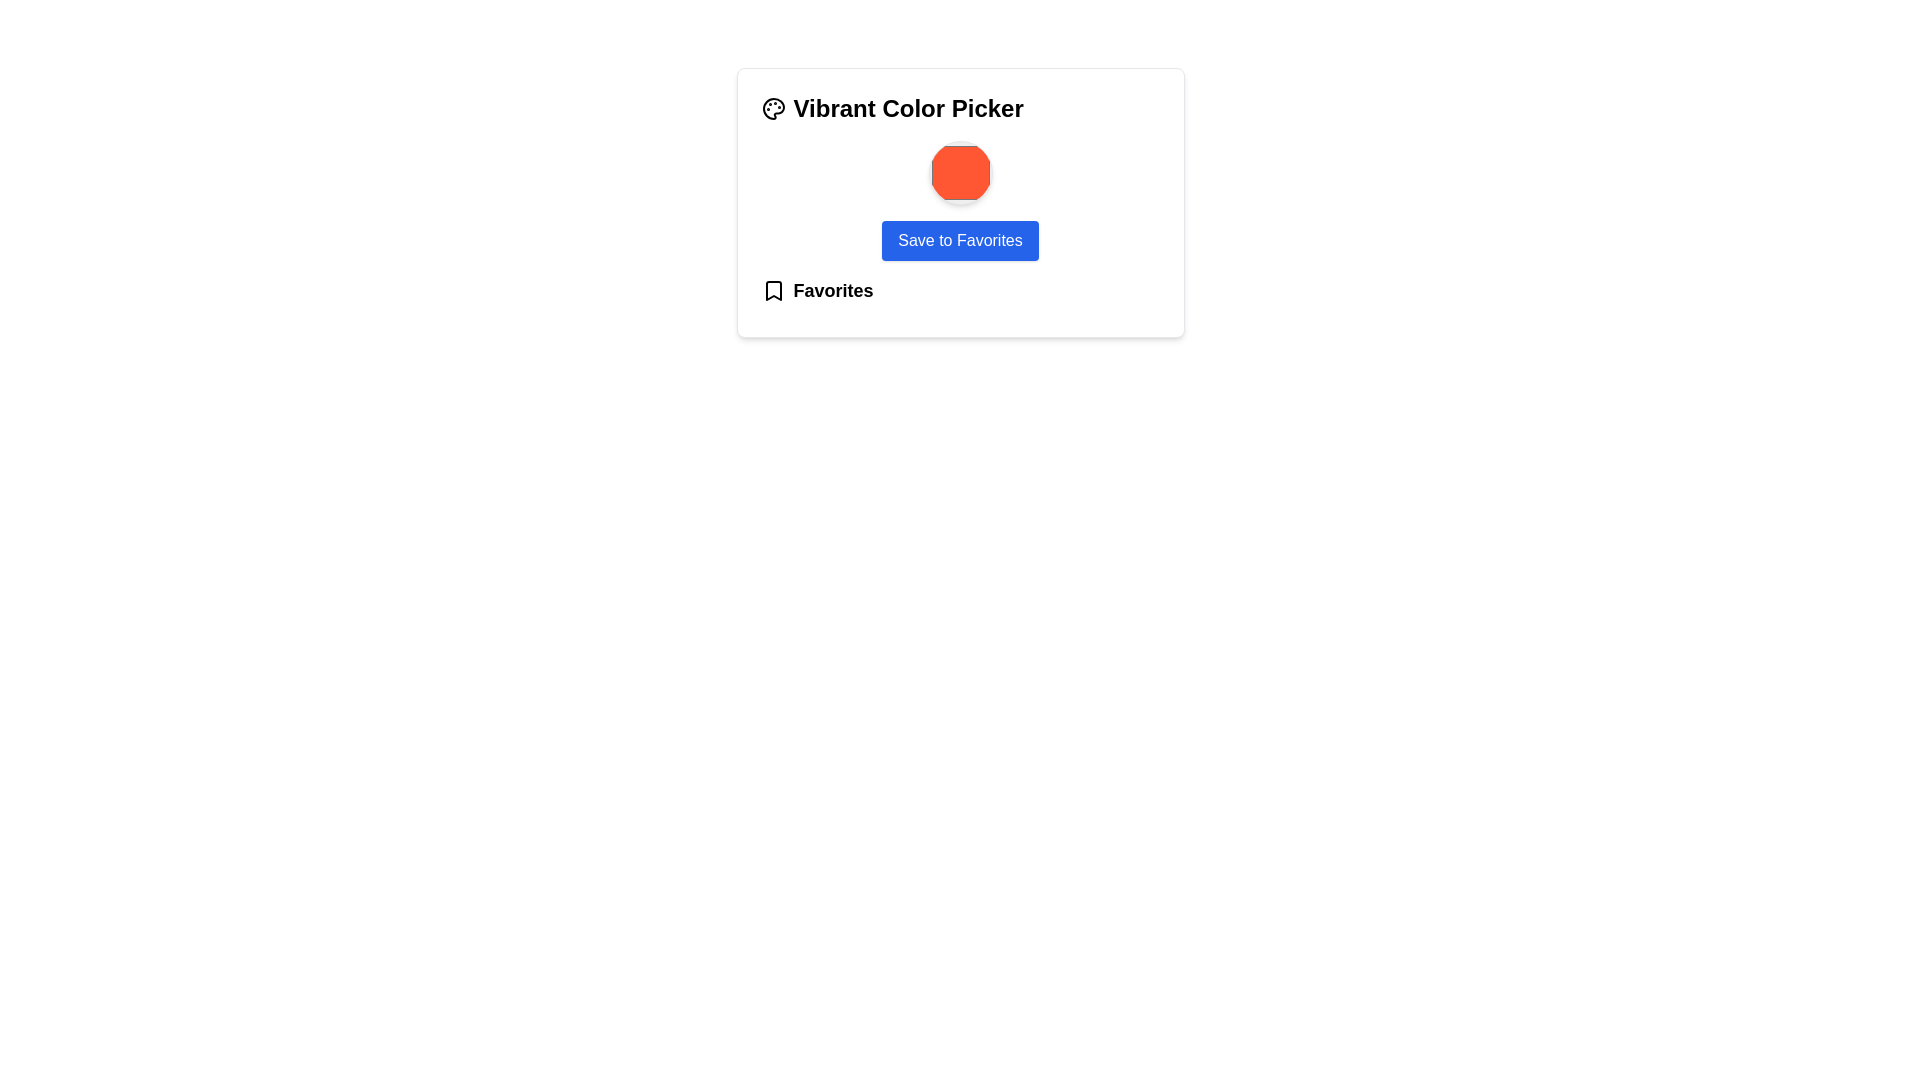 The width and height of the screenshot is (1920, 1080). I want to click on the 'Save to Favorites' button, which is a rectangular button with rounded corners, deep blue background, and white text, to observe the visual feedback effect, so click(960, 239).